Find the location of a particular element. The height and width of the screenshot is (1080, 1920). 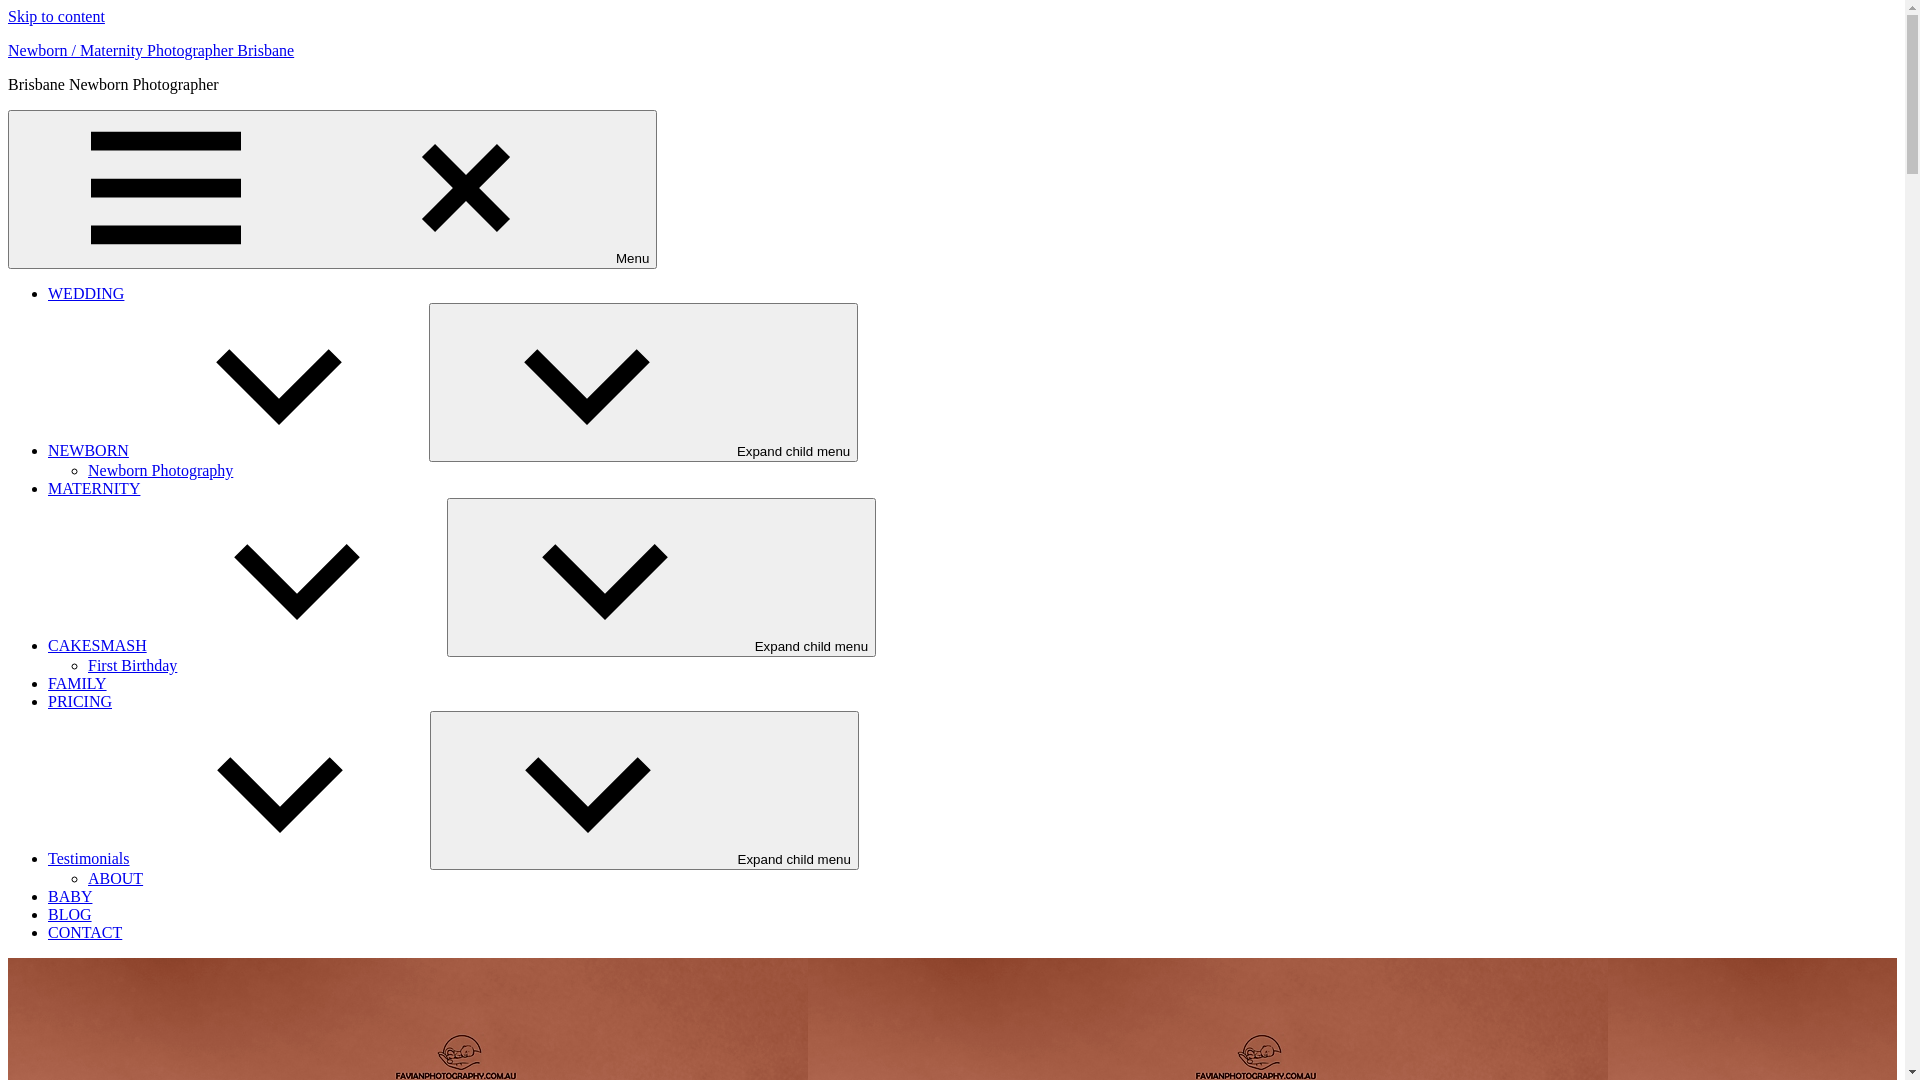

'WEDDING' is located at coordinates (85, 293).